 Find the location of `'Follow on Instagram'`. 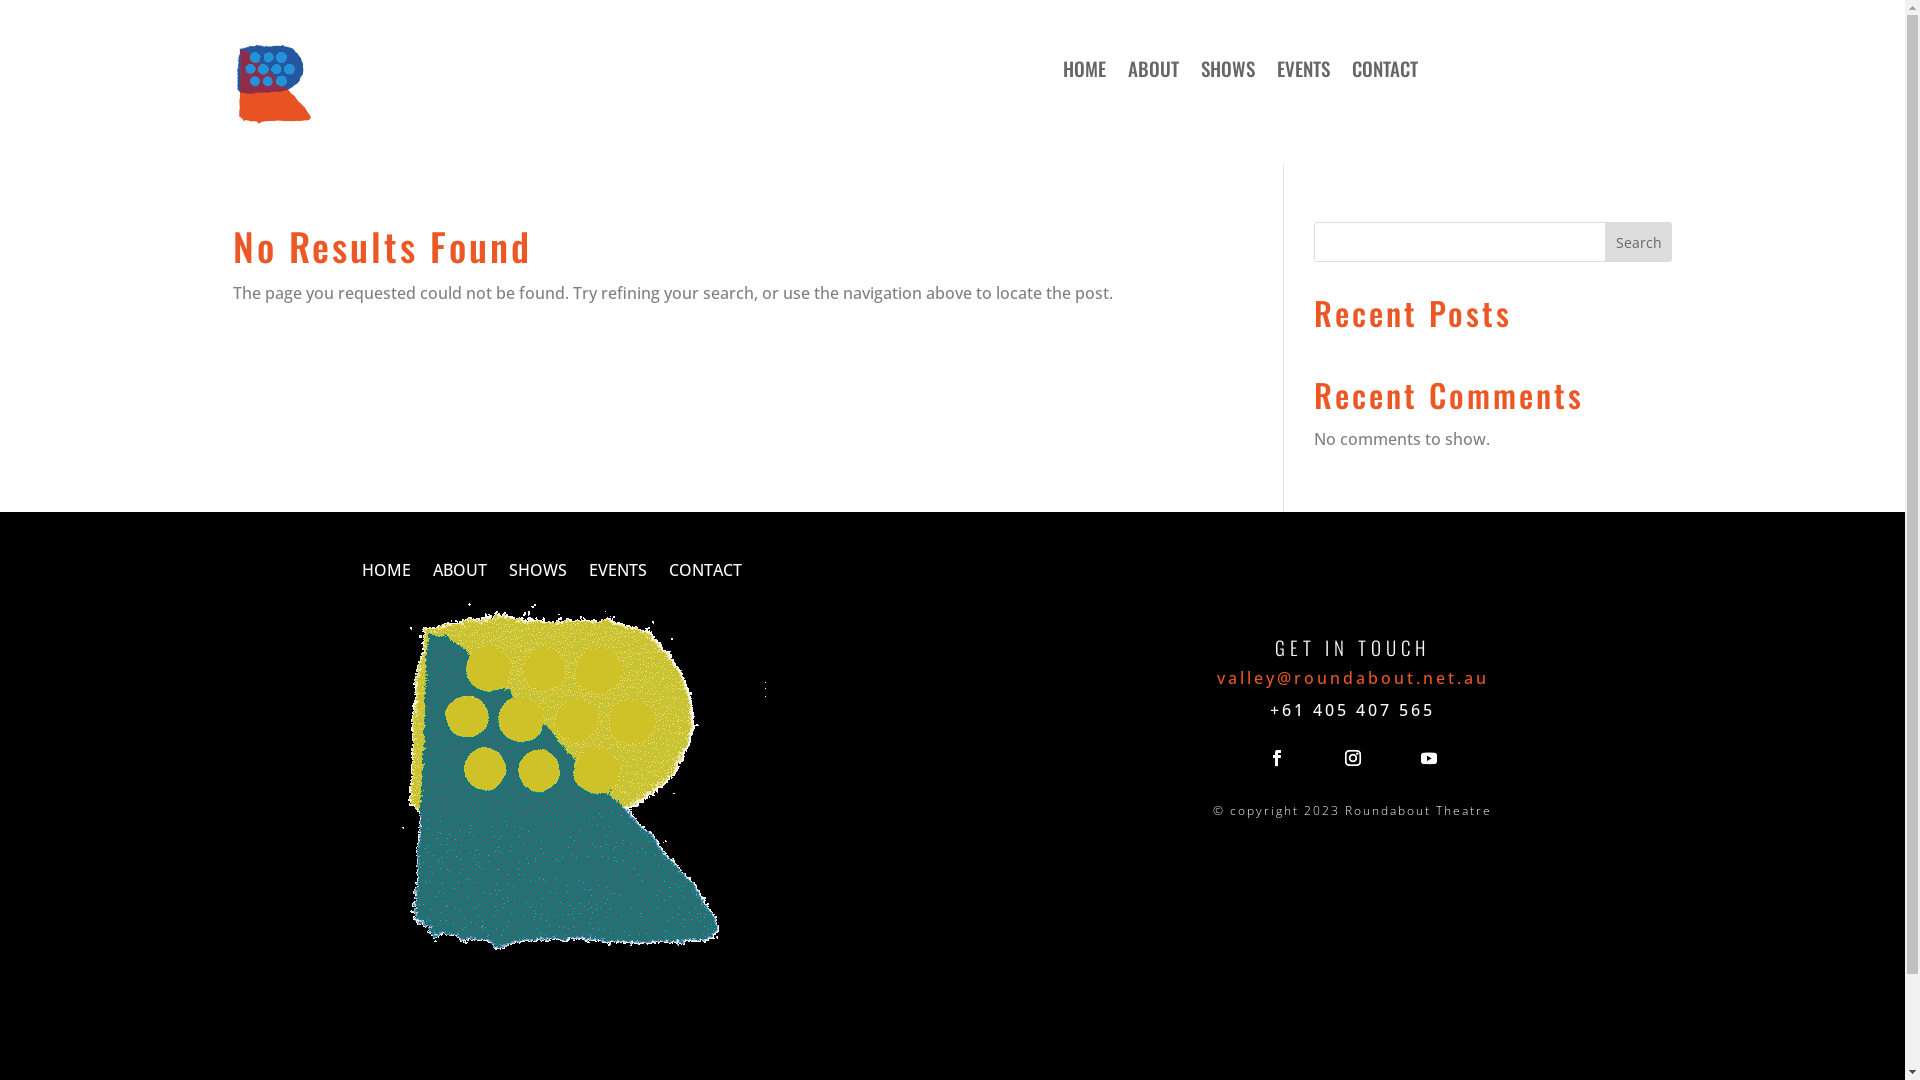

'Follow on Instagram' is located at coordinates (1353, 758).